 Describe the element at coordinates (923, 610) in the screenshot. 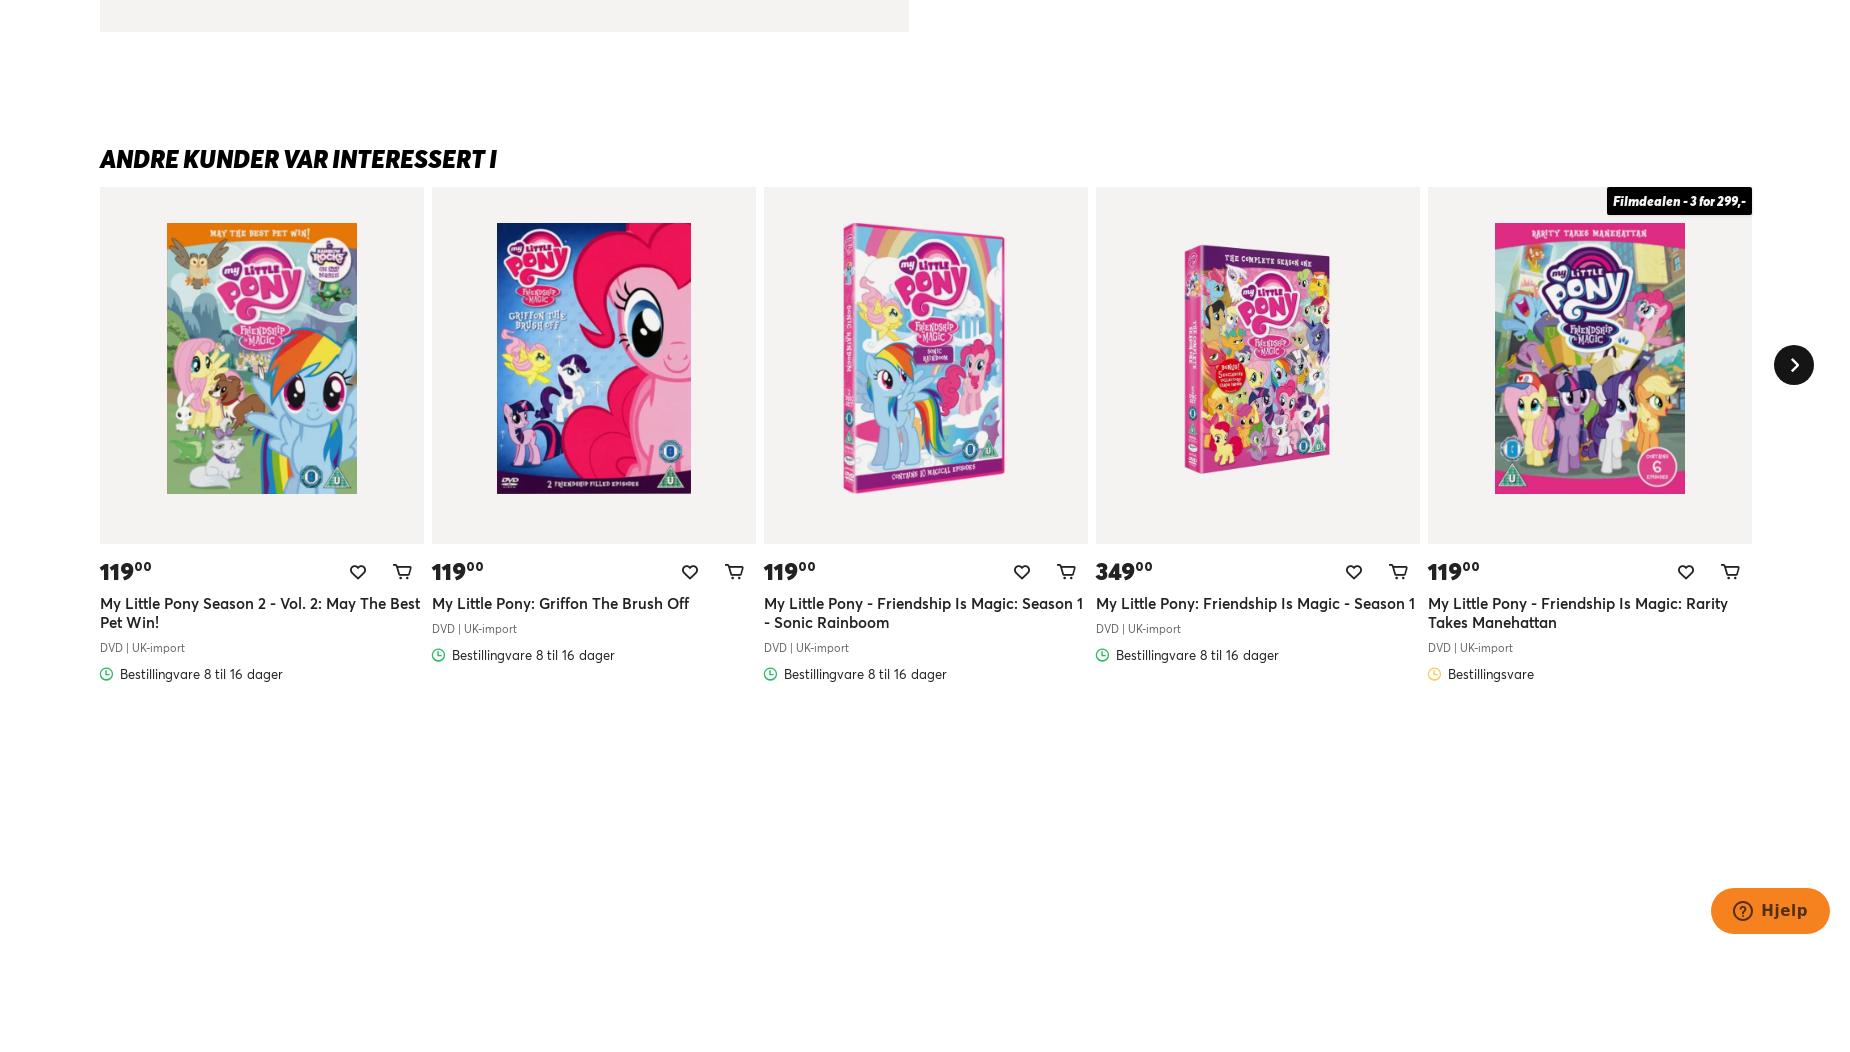

I see `'My Little Pony - Friendship Is Magic: Season 1 - Sonic Rainboom'` at that location.